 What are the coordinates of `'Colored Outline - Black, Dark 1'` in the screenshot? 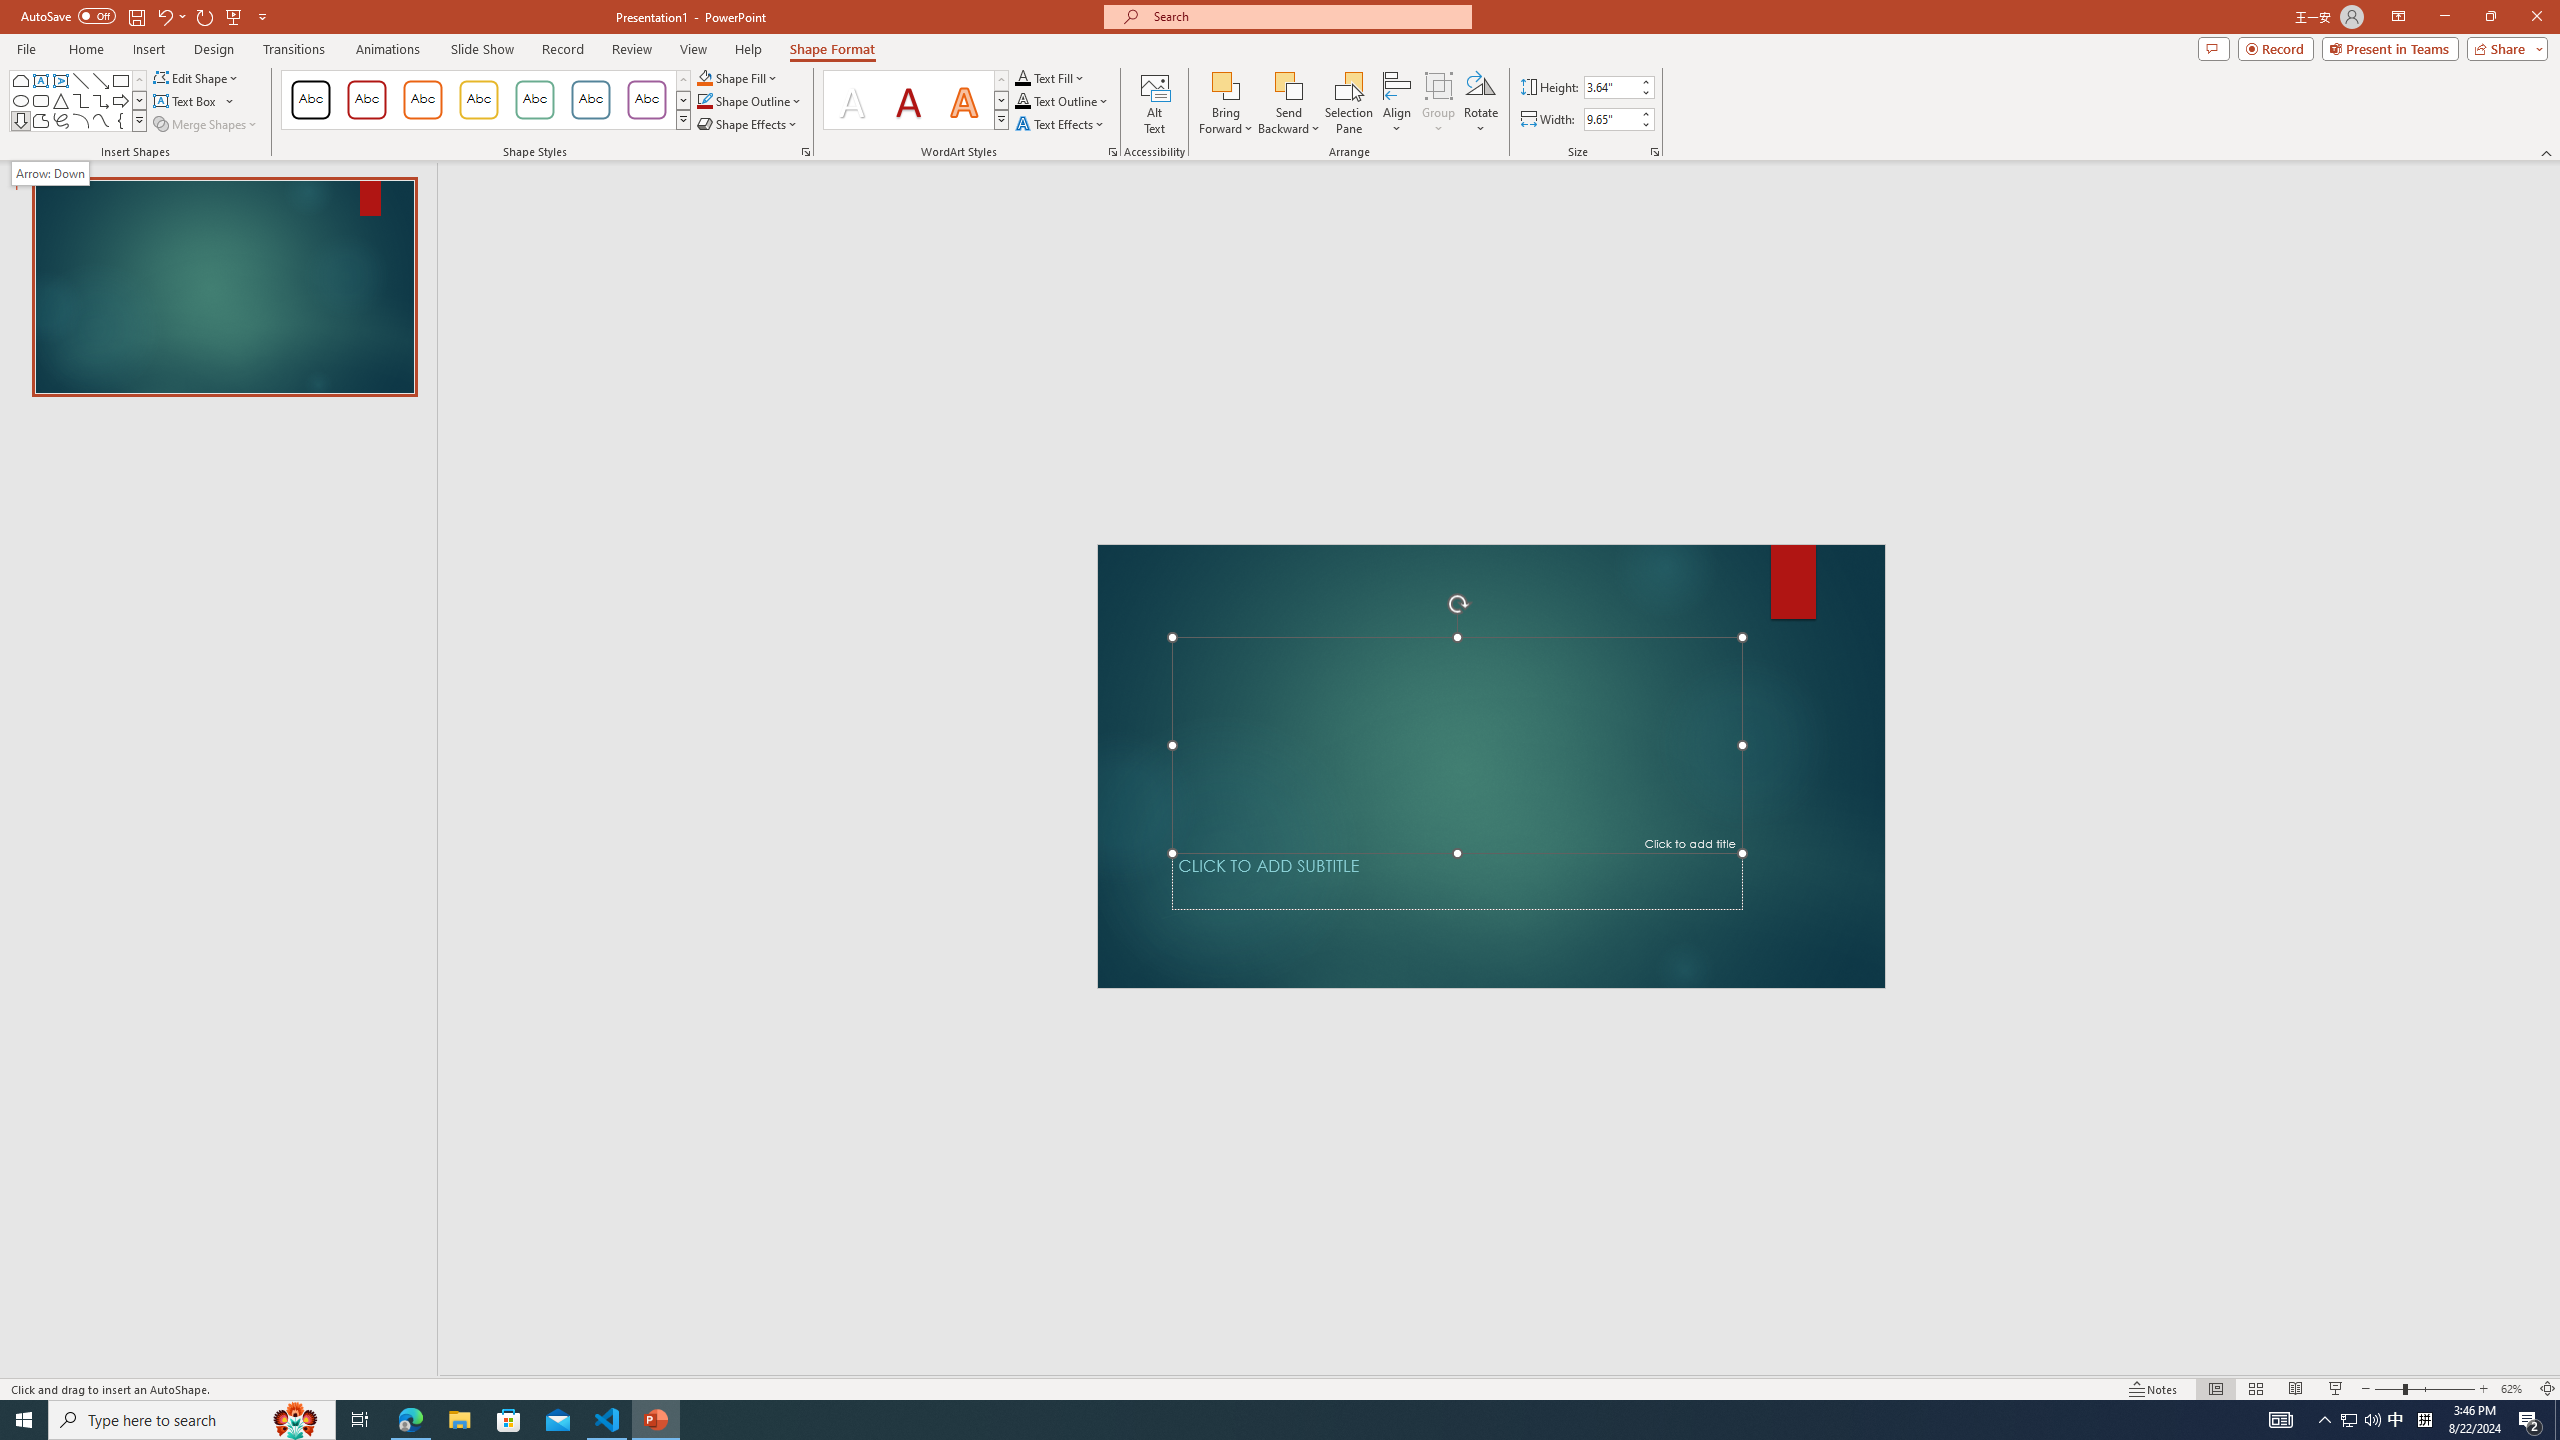 It's located at (310, 99).